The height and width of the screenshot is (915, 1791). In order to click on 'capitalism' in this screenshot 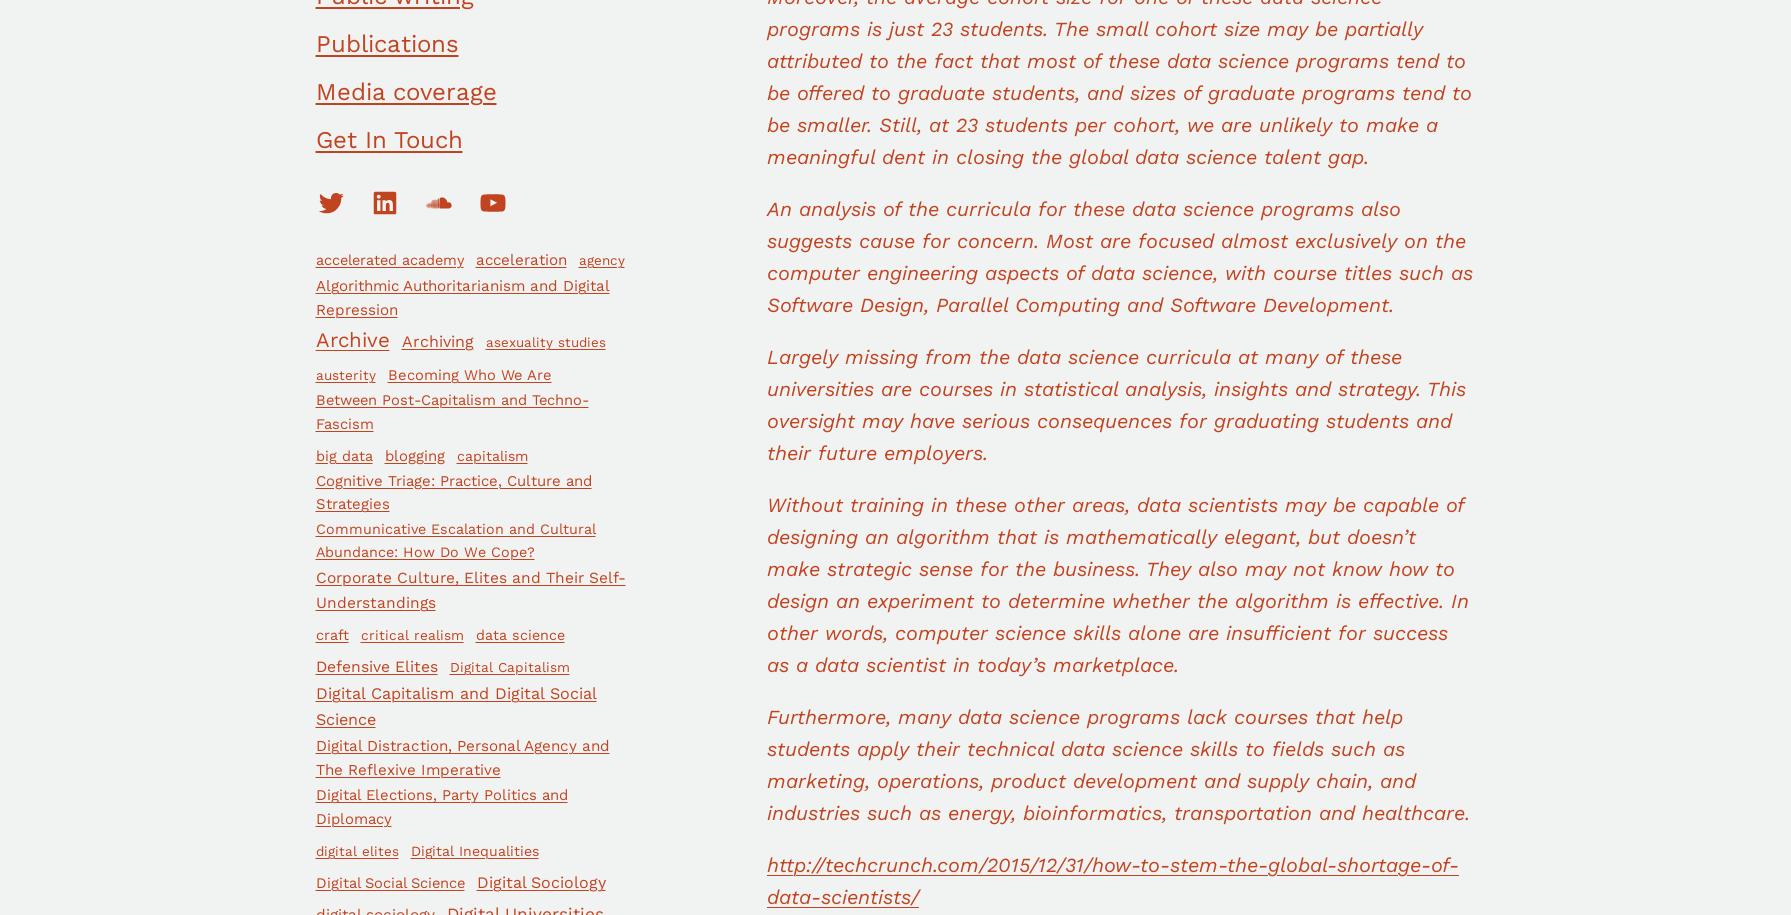, I will do `click(491, 455)`.